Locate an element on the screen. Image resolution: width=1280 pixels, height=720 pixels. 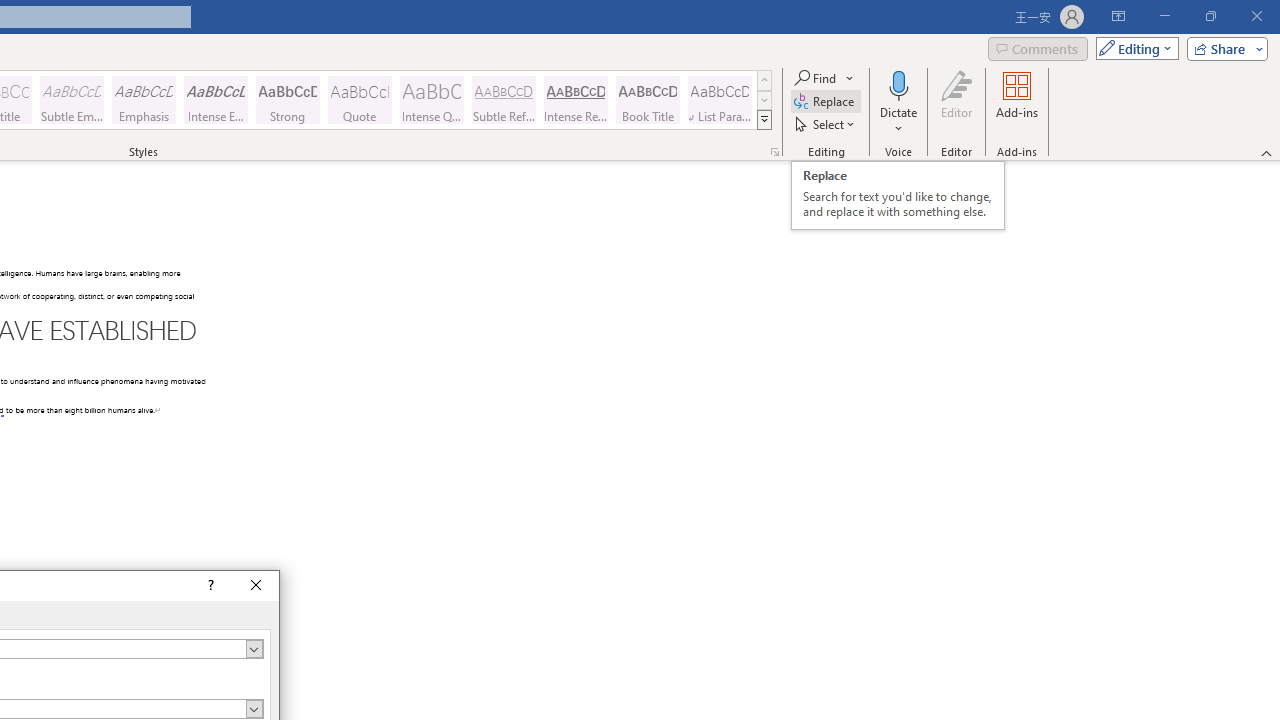
'Book Title' is located at coordinates (647, 100).